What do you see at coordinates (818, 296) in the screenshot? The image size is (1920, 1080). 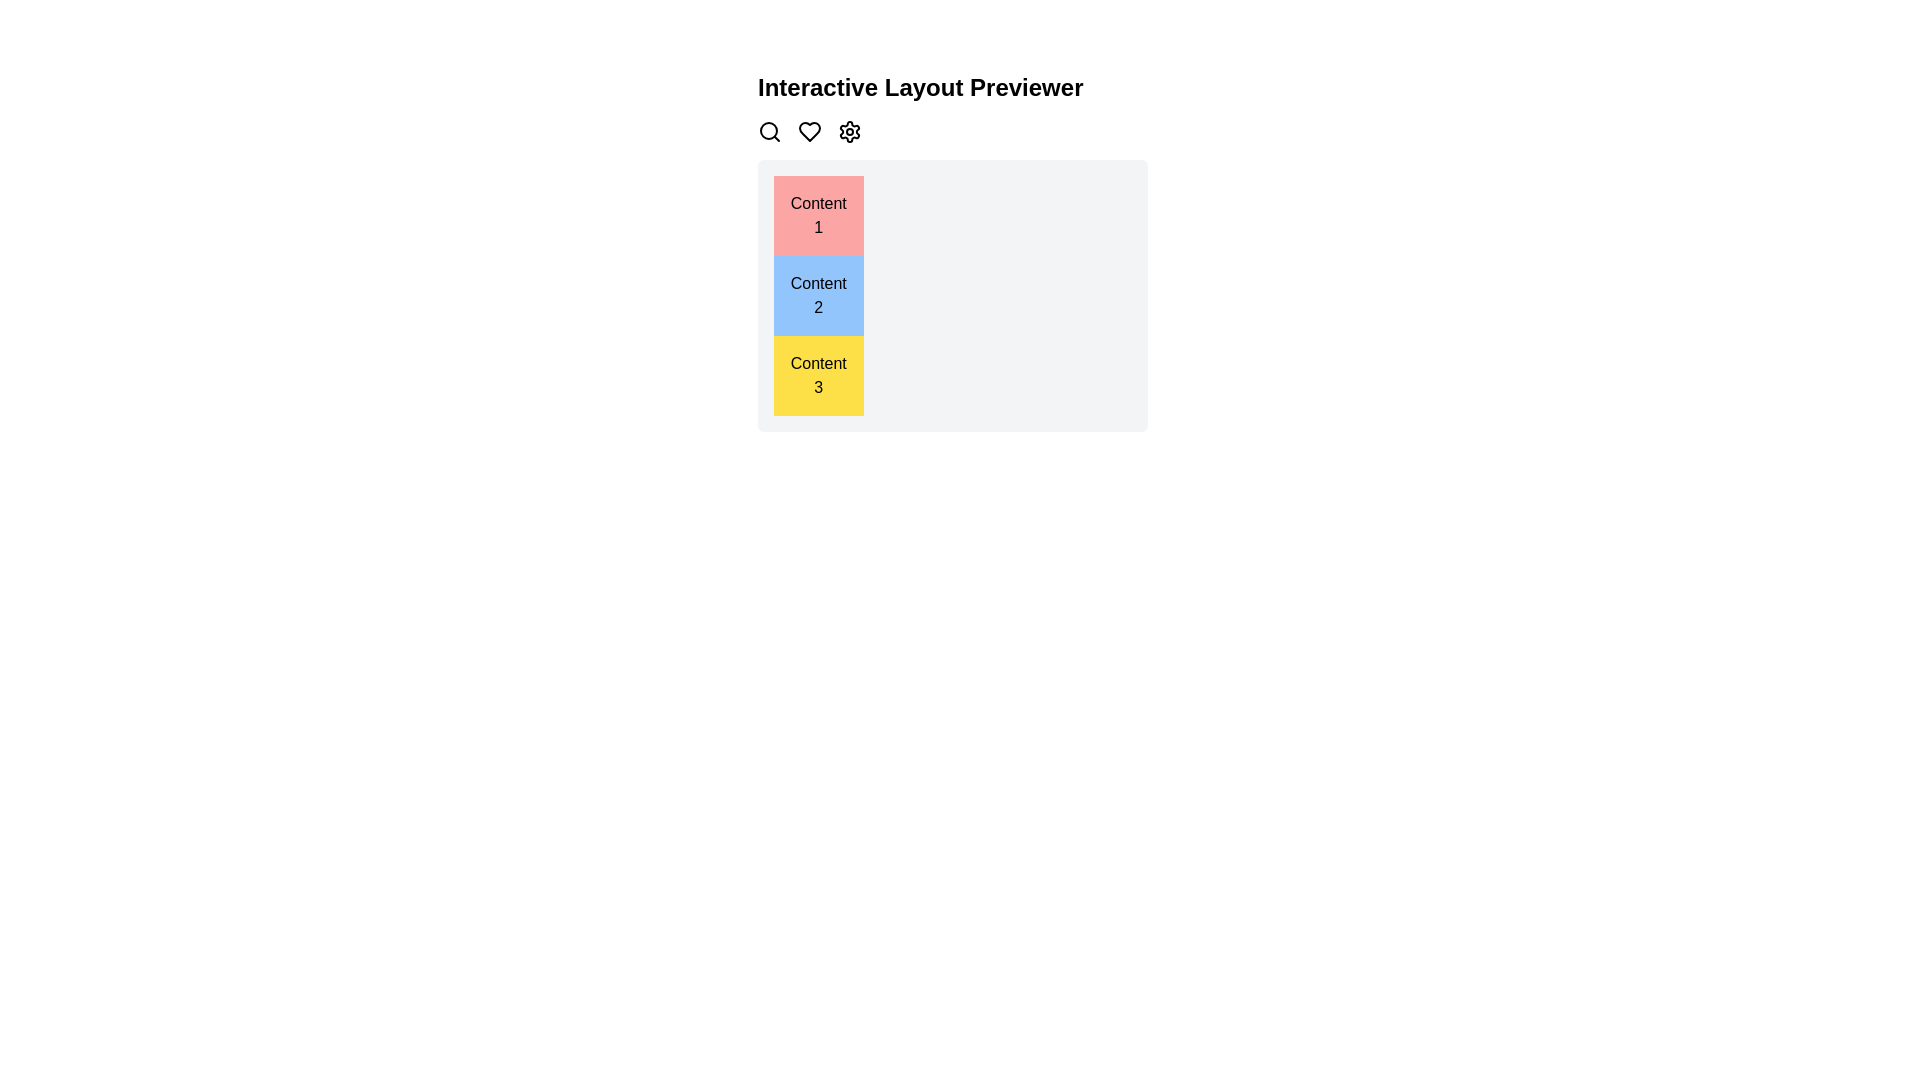 I see `the informational block labeled 'Content 2', which is the middle element in a vertical stack of three elements with a light gray background` at bounding box center [818, 296].